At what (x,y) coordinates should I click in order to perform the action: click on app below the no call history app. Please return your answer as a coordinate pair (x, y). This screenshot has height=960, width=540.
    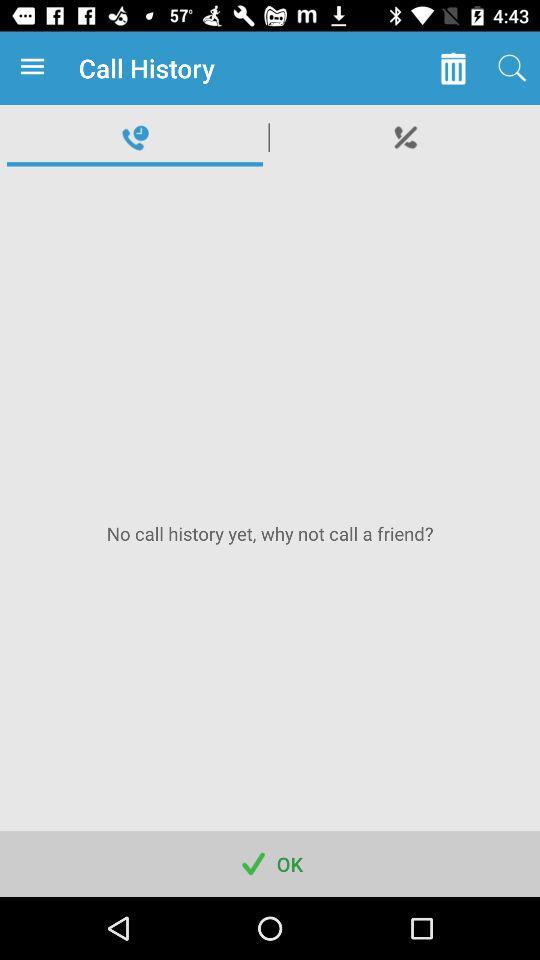
    Looking at the image, I should click on (270, 863).